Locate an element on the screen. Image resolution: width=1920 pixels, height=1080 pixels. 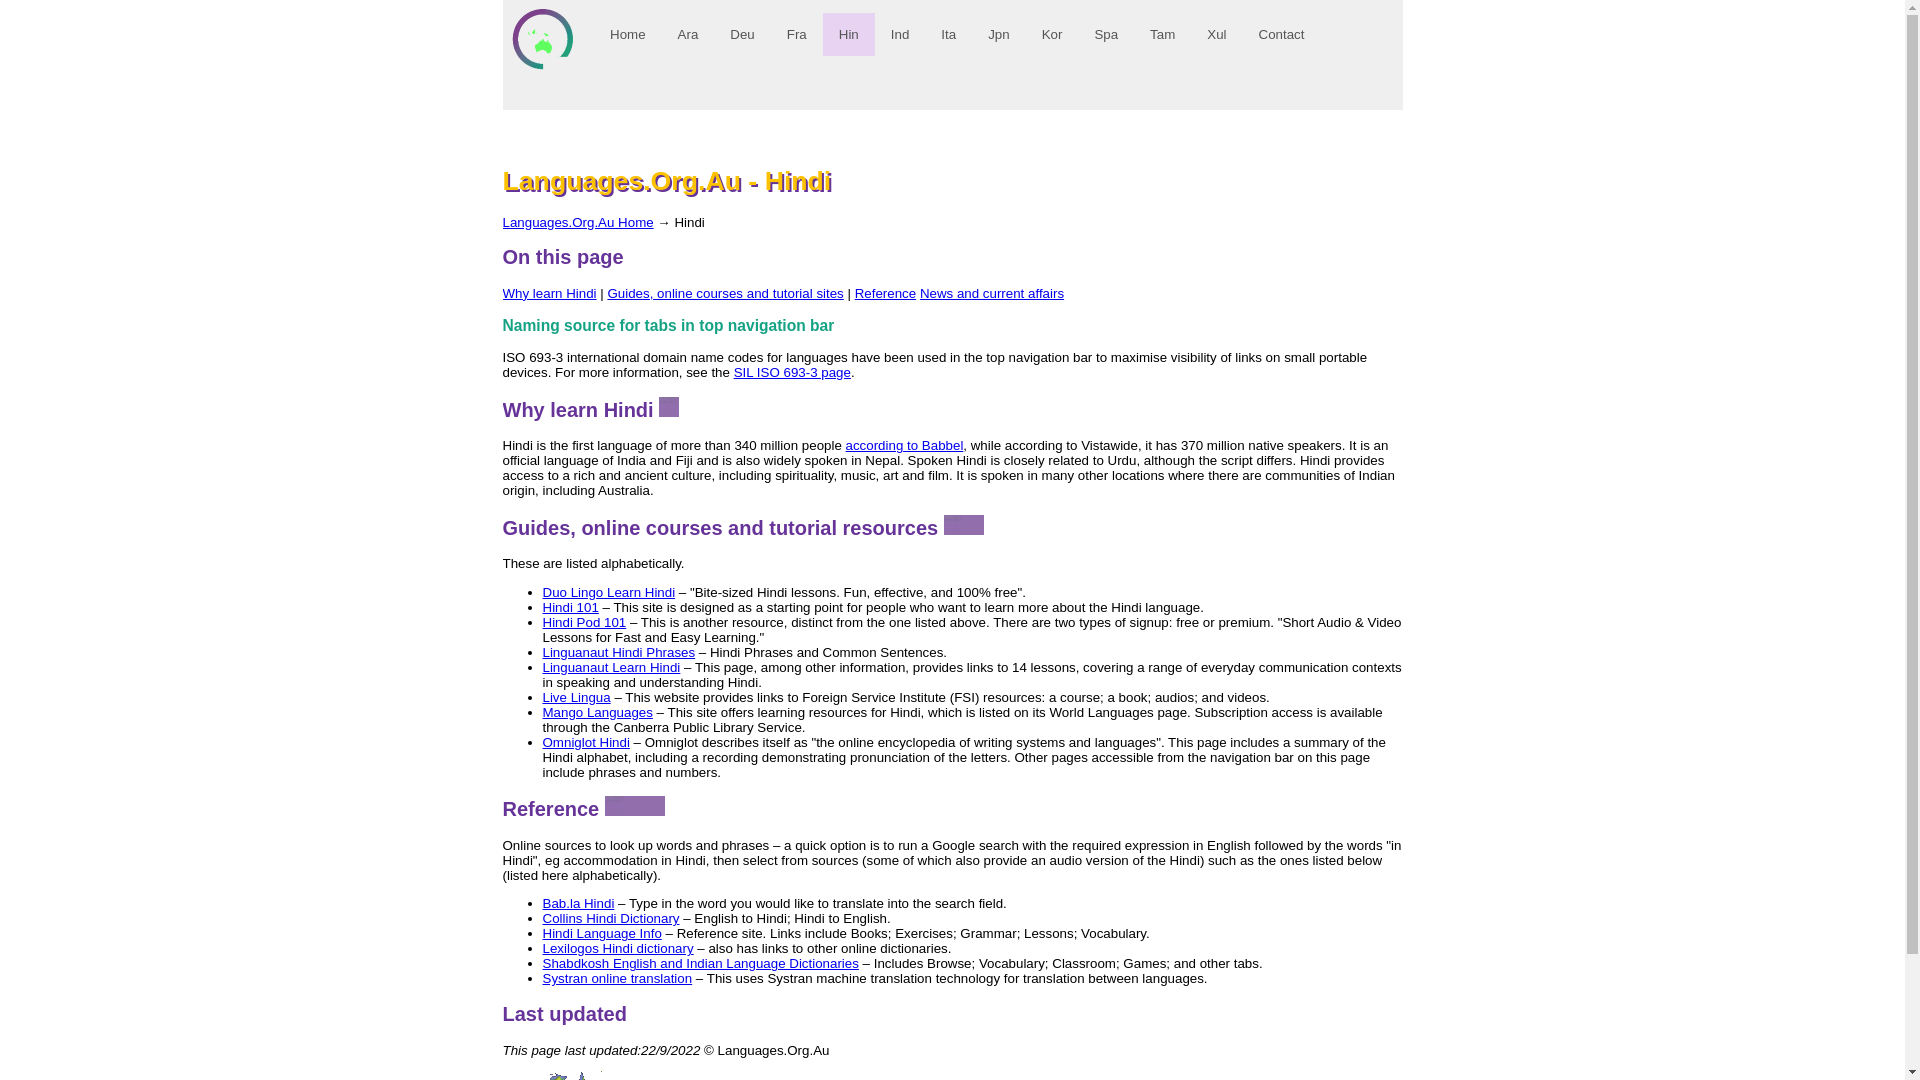
'Omniglot Hindi' is located at coordinates (542, 742).